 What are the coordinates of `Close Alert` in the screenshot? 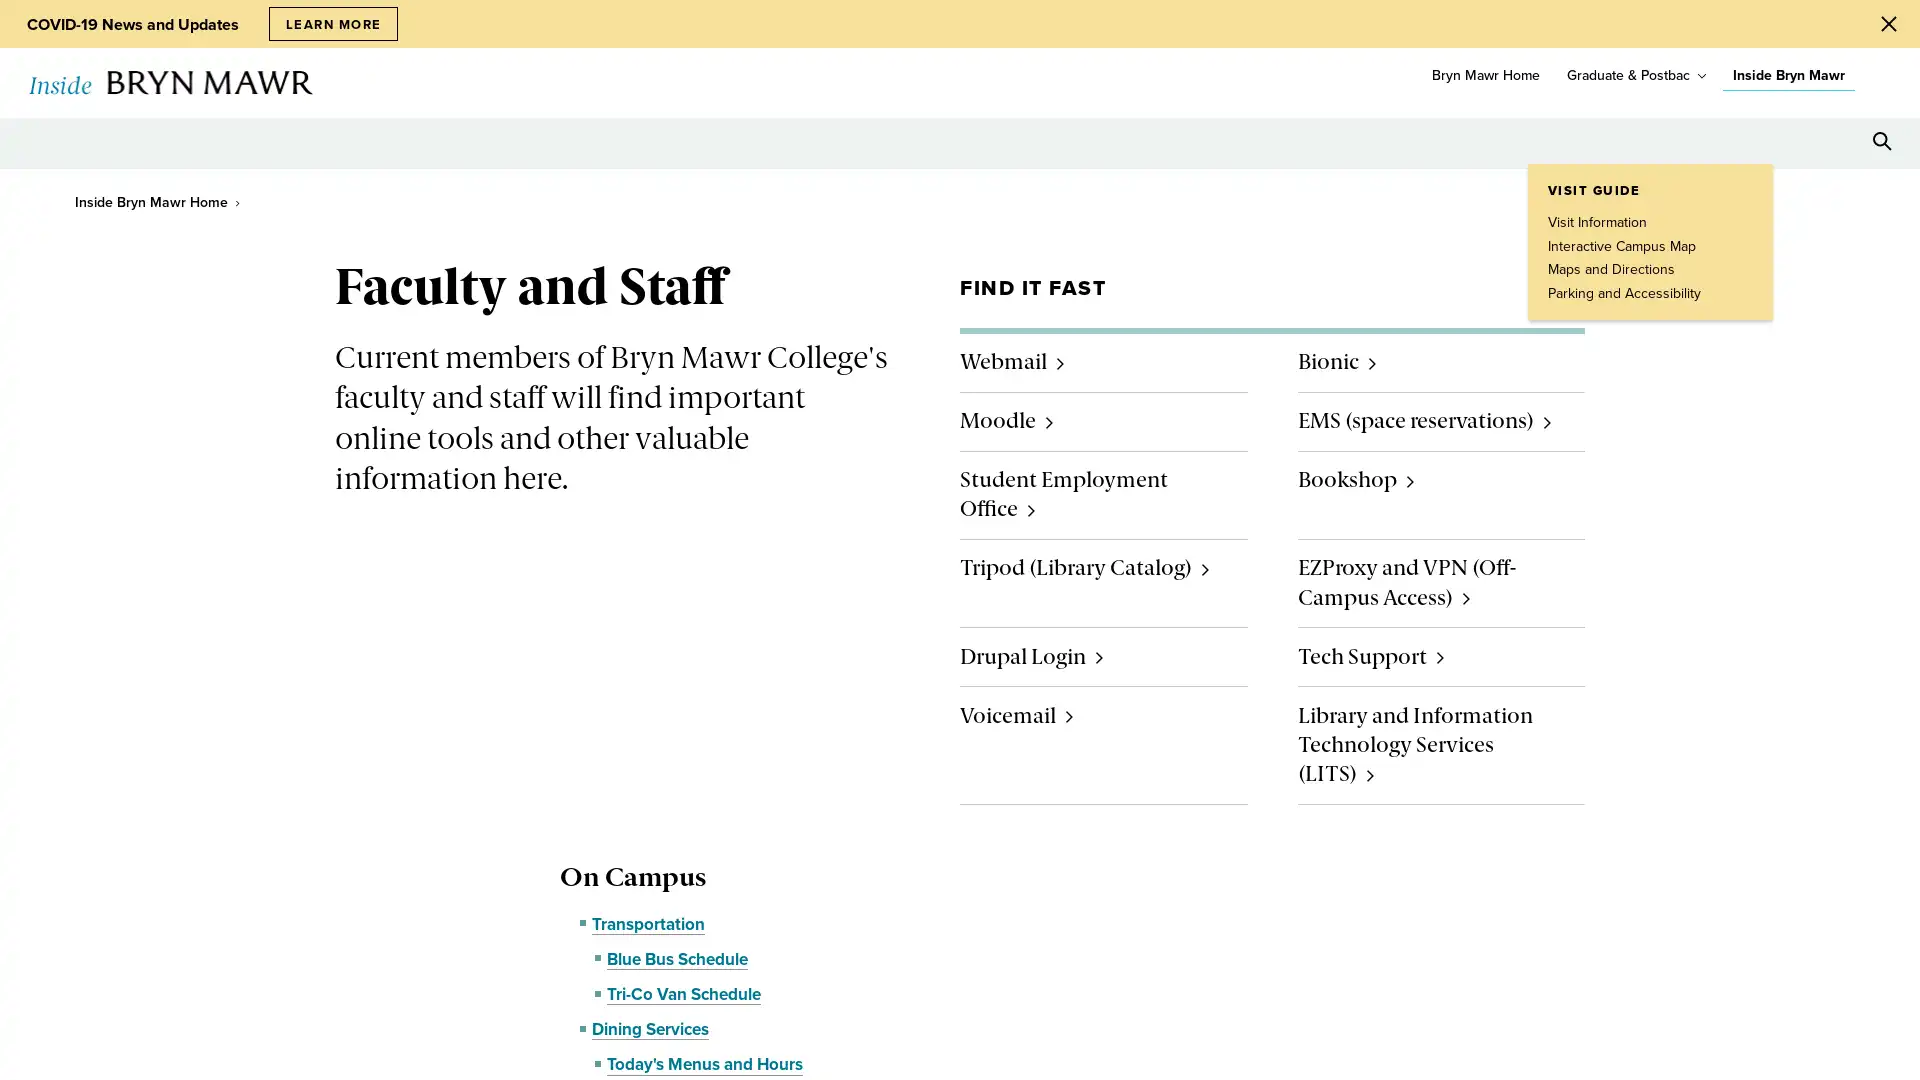 It's located at (1888, 23).